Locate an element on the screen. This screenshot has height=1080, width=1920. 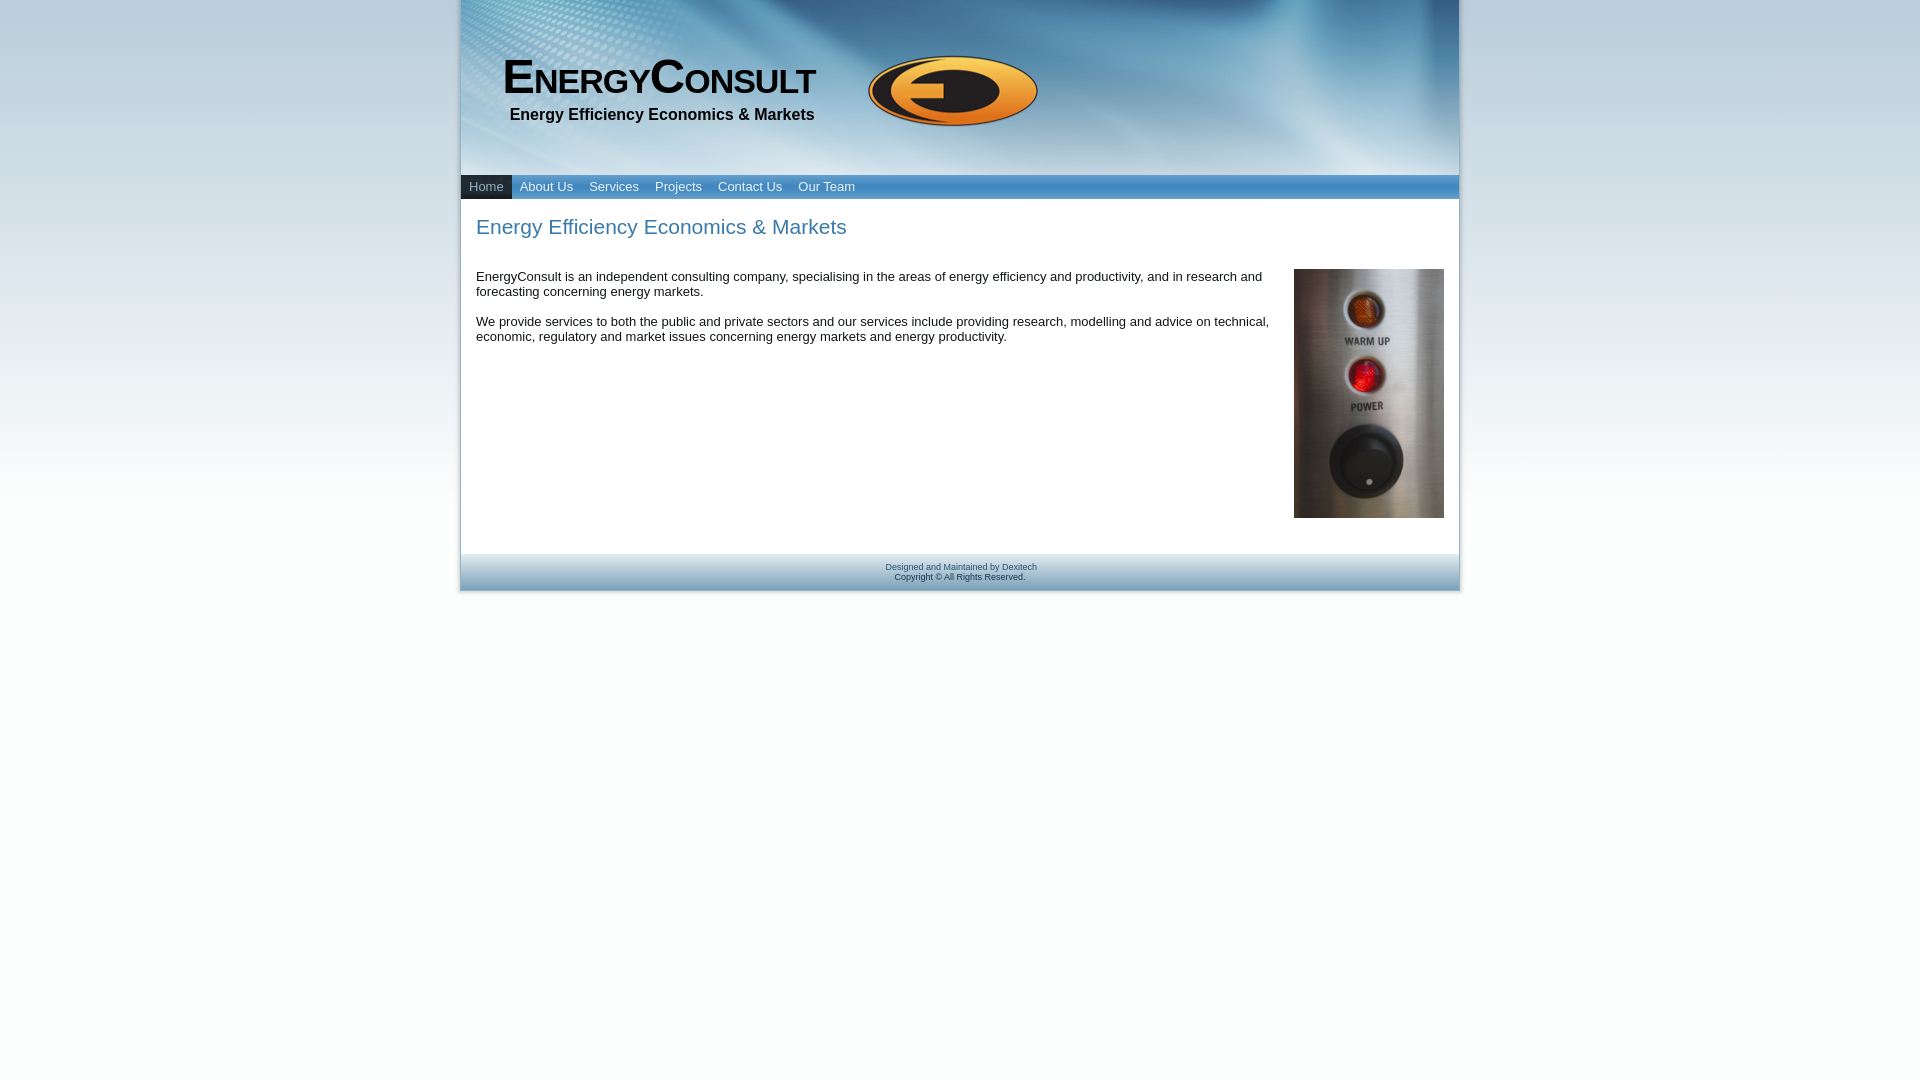
'EnergyConsult' is located at coordinates (658, 75).